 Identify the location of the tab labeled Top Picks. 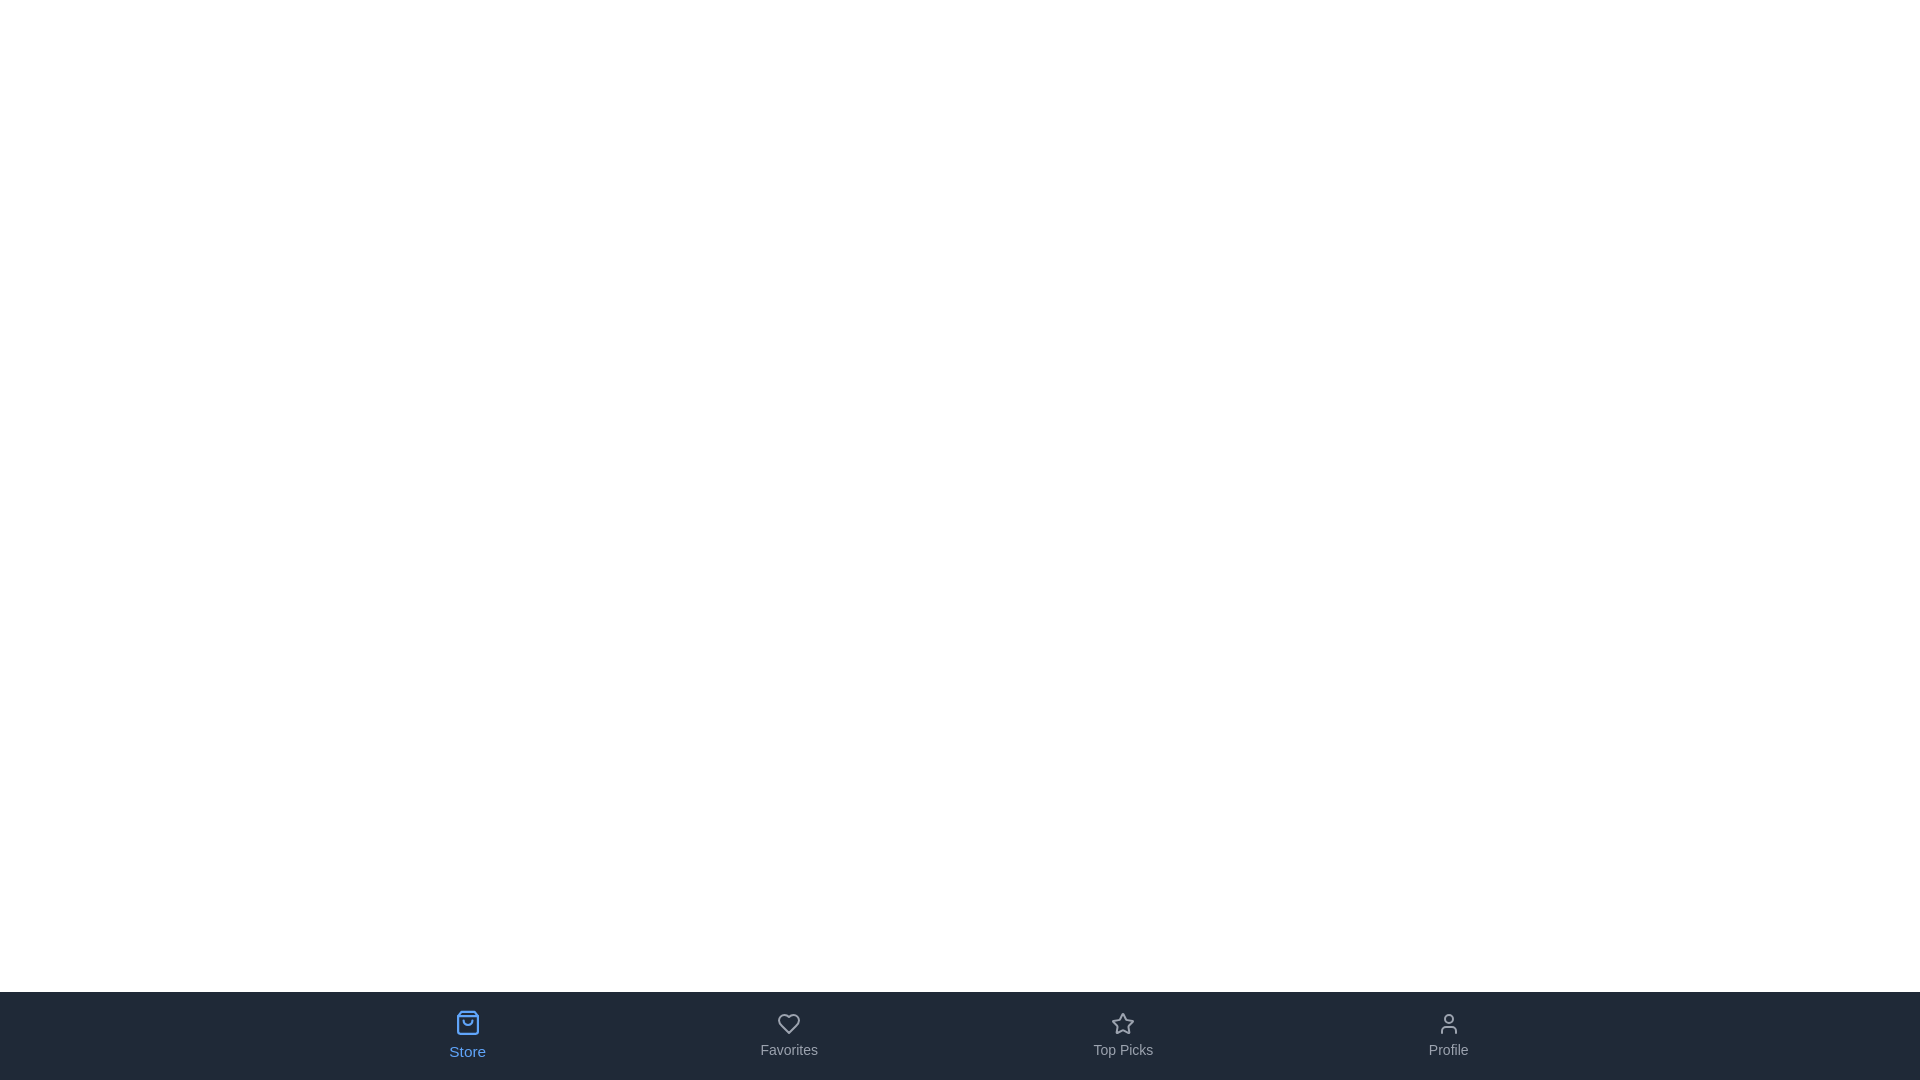
(1123, 1035).